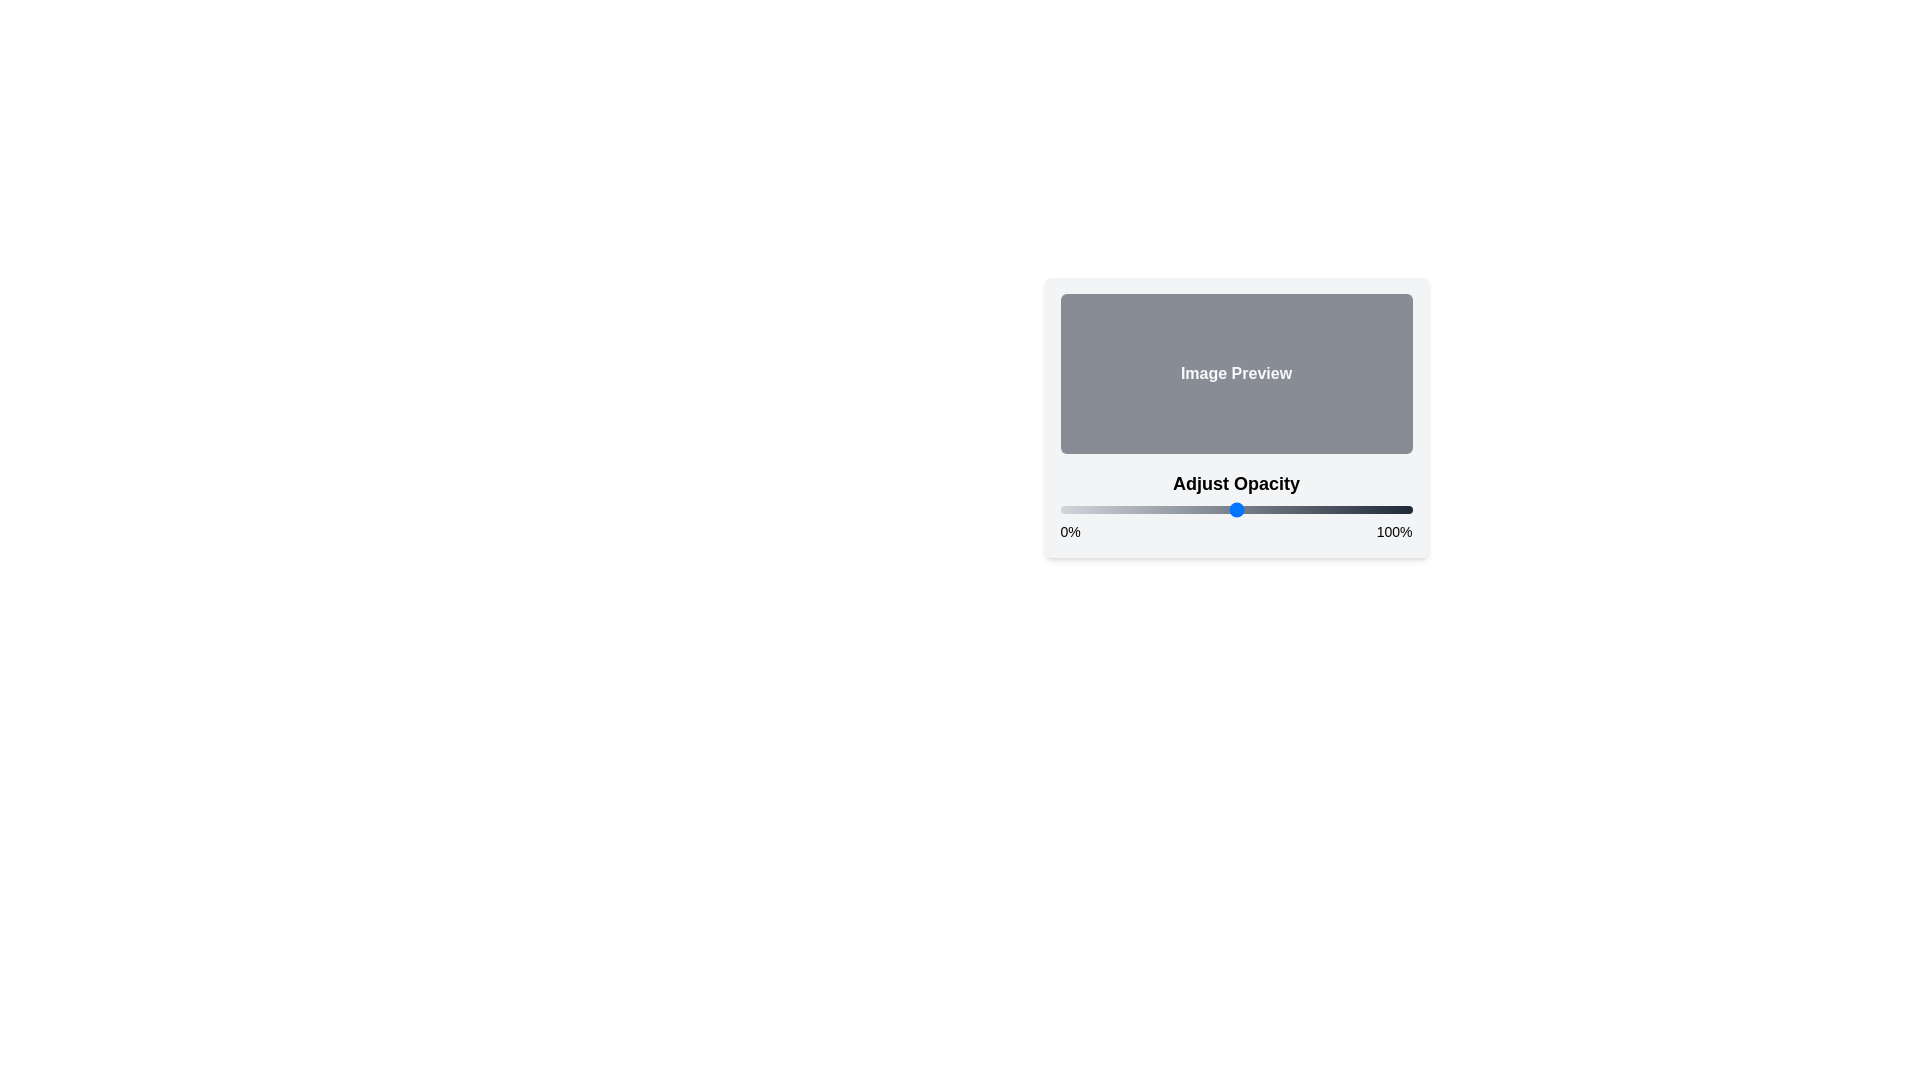 The image size is (1920, 1080). I want to click on the text-based label component that indicates the minimum (0%) and maximum (100%) values for the opacity adjustment slider located below the 'Adjust Opacity' slider, so click(1235, 531).